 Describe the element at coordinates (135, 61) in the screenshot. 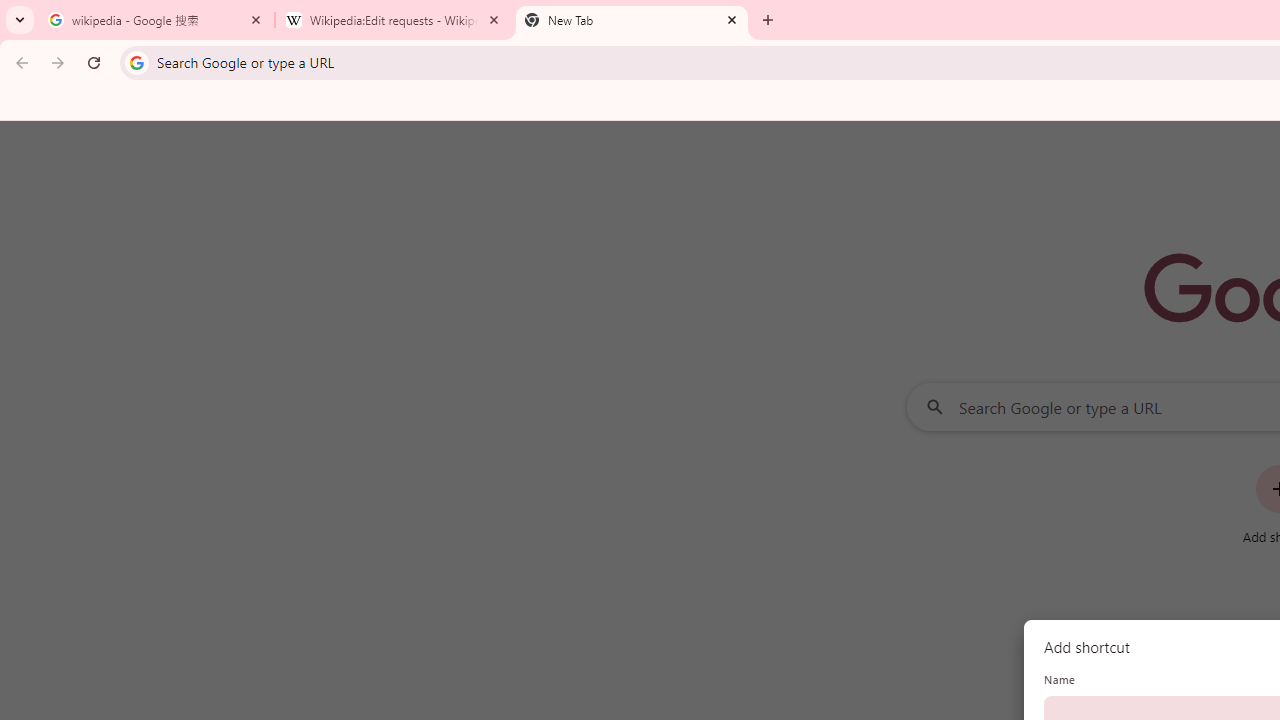

I see `'Search icon'` at that location.